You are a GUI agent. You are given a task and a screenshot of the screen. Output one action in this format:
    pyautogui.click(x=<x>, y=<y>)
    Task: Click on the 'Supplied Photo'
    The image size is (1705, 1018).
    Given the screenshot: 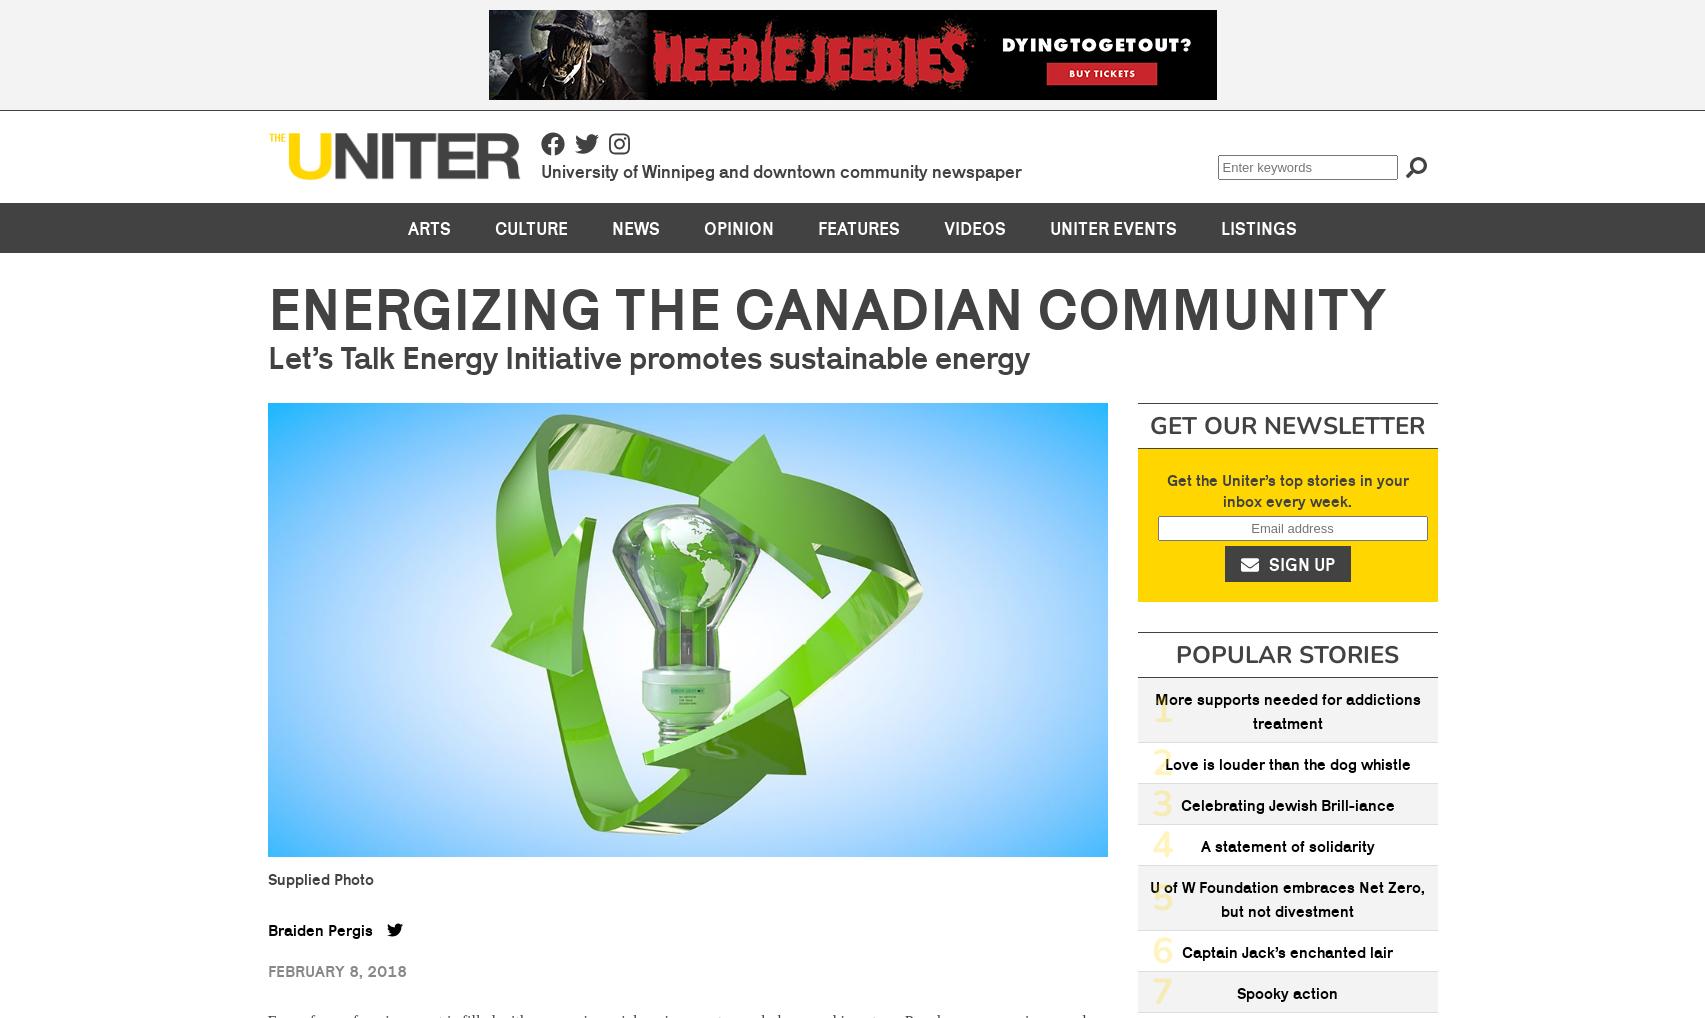 What is the action you would take?
    pyautogui.click(x=319, y=877)
    